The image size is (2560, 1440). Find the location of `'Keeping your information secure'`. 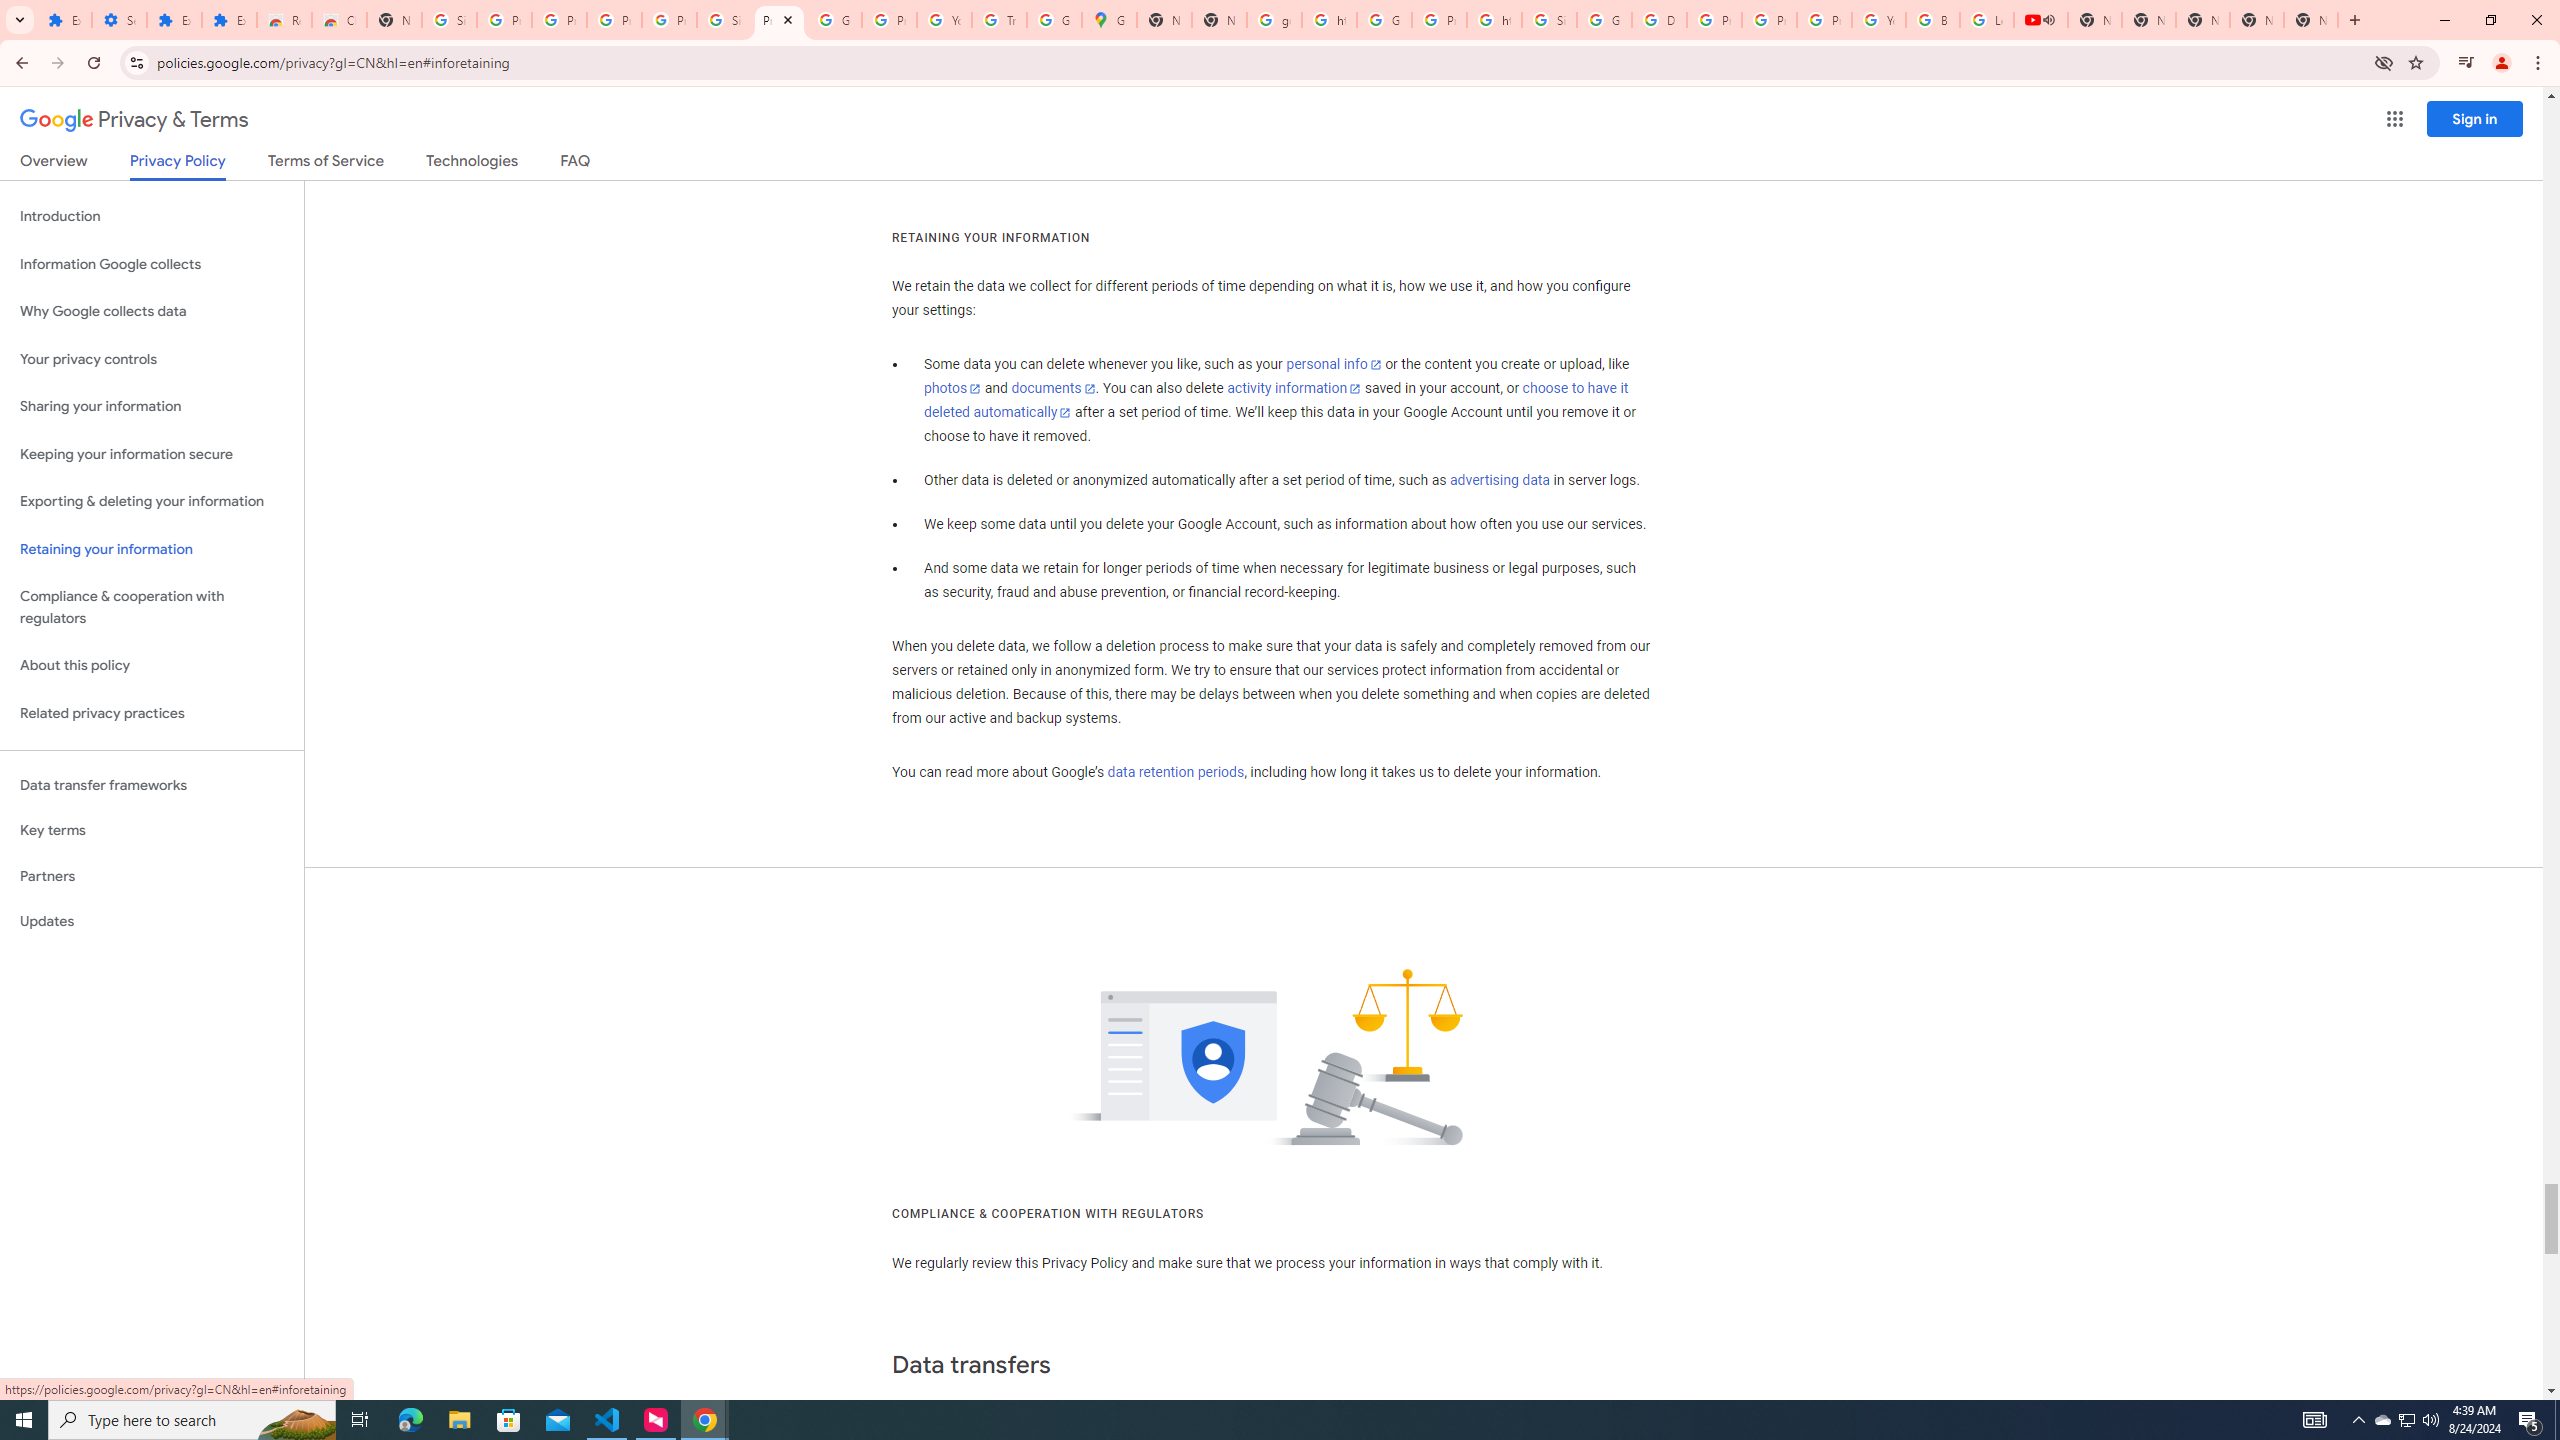

'Keeping your information secure' is located at coordinates (151, 455).